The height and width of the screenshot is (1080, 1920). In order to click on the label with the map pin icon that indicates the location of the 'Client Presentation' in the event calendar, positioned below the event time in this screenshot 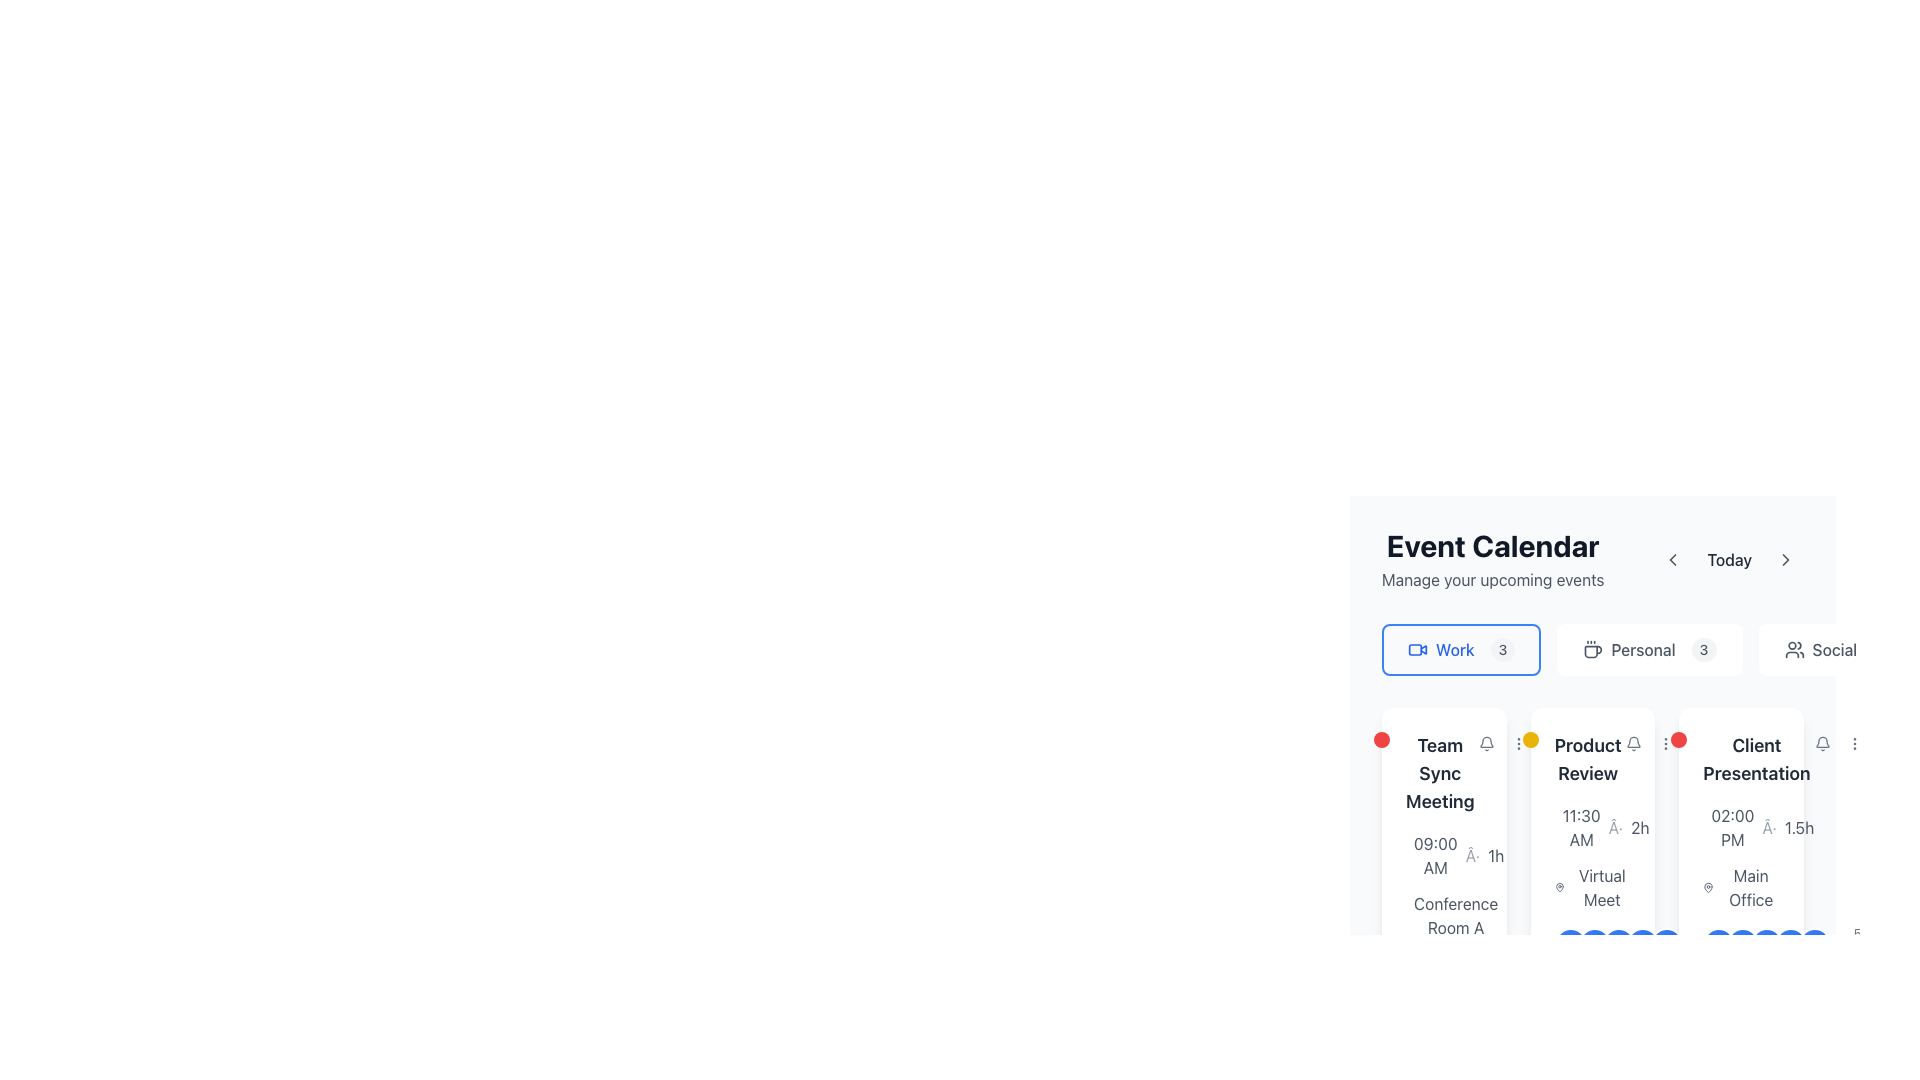, I will do `click(1740, 886)`.